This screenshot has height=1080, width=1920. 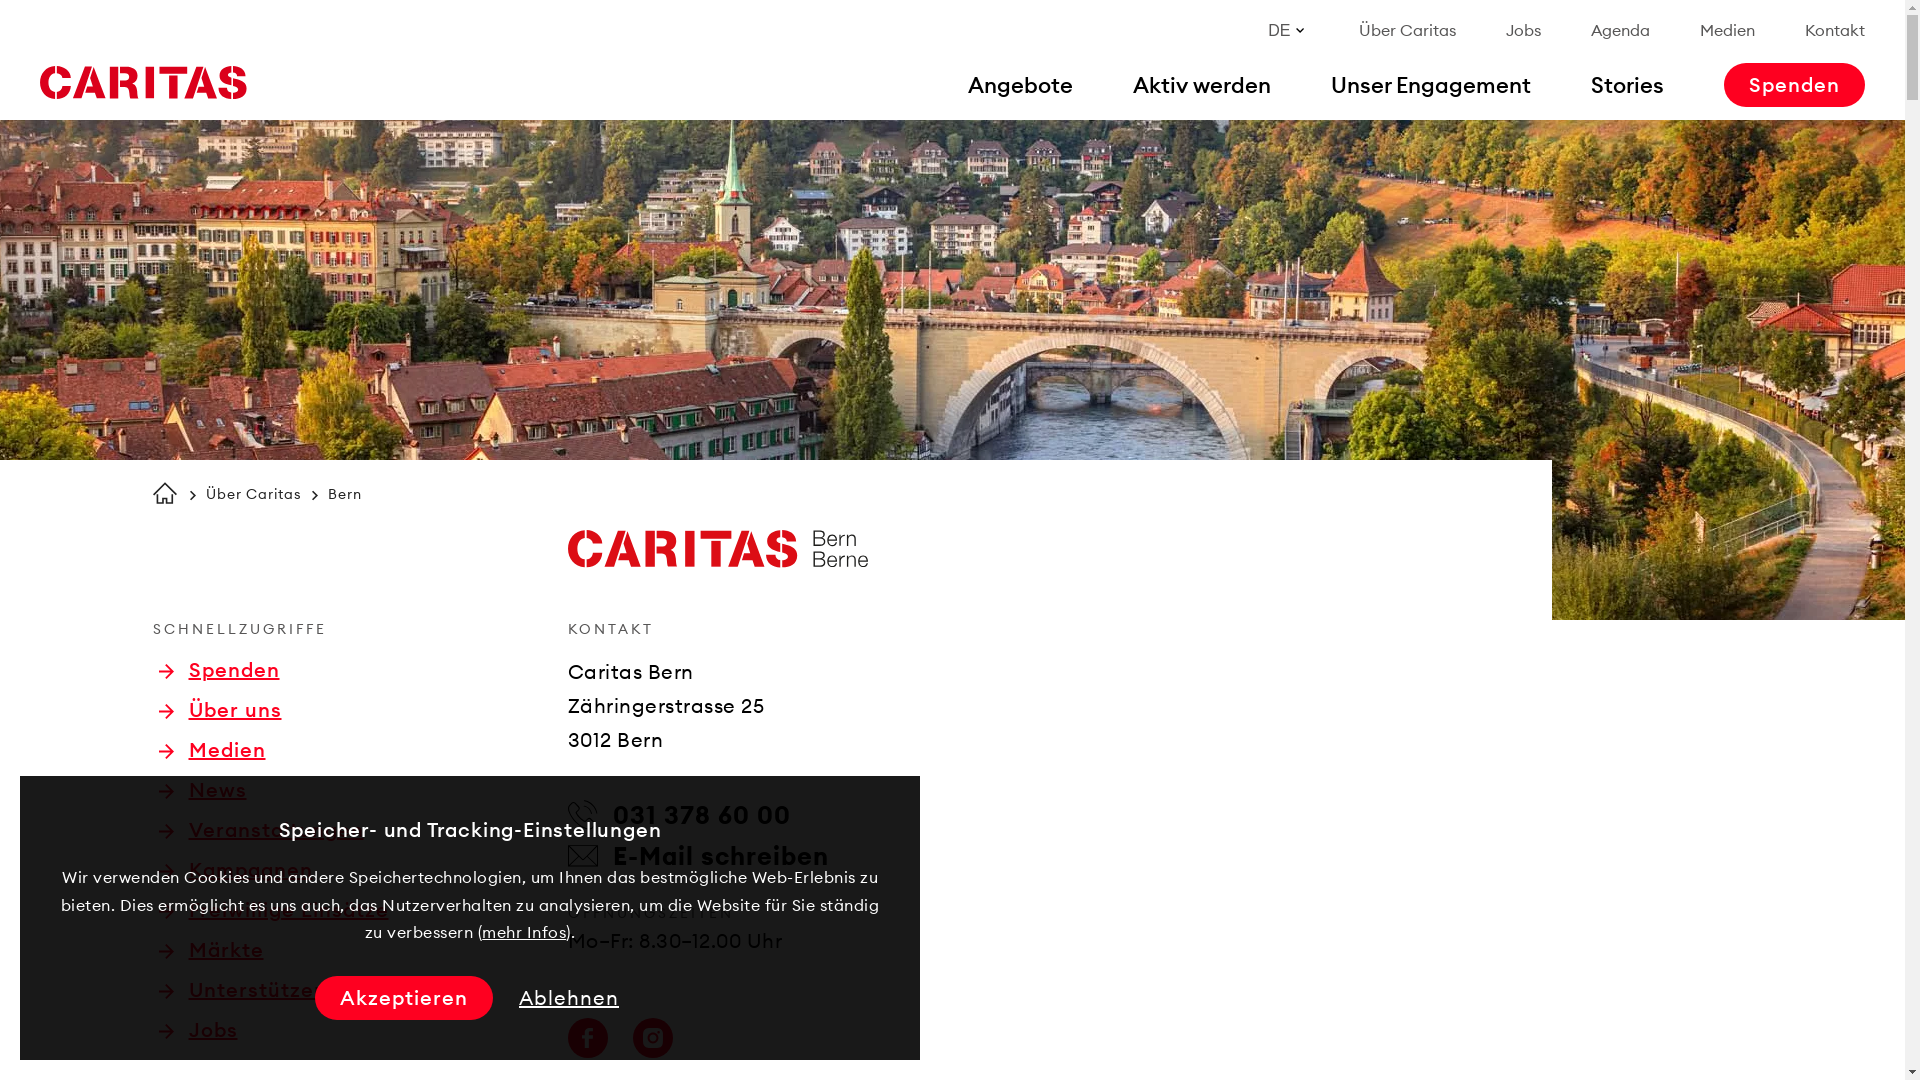 What do you see at coordinates (568, 998) in the screenshot?
I see `'Ablehnen'` at bounding box center [568, 998].